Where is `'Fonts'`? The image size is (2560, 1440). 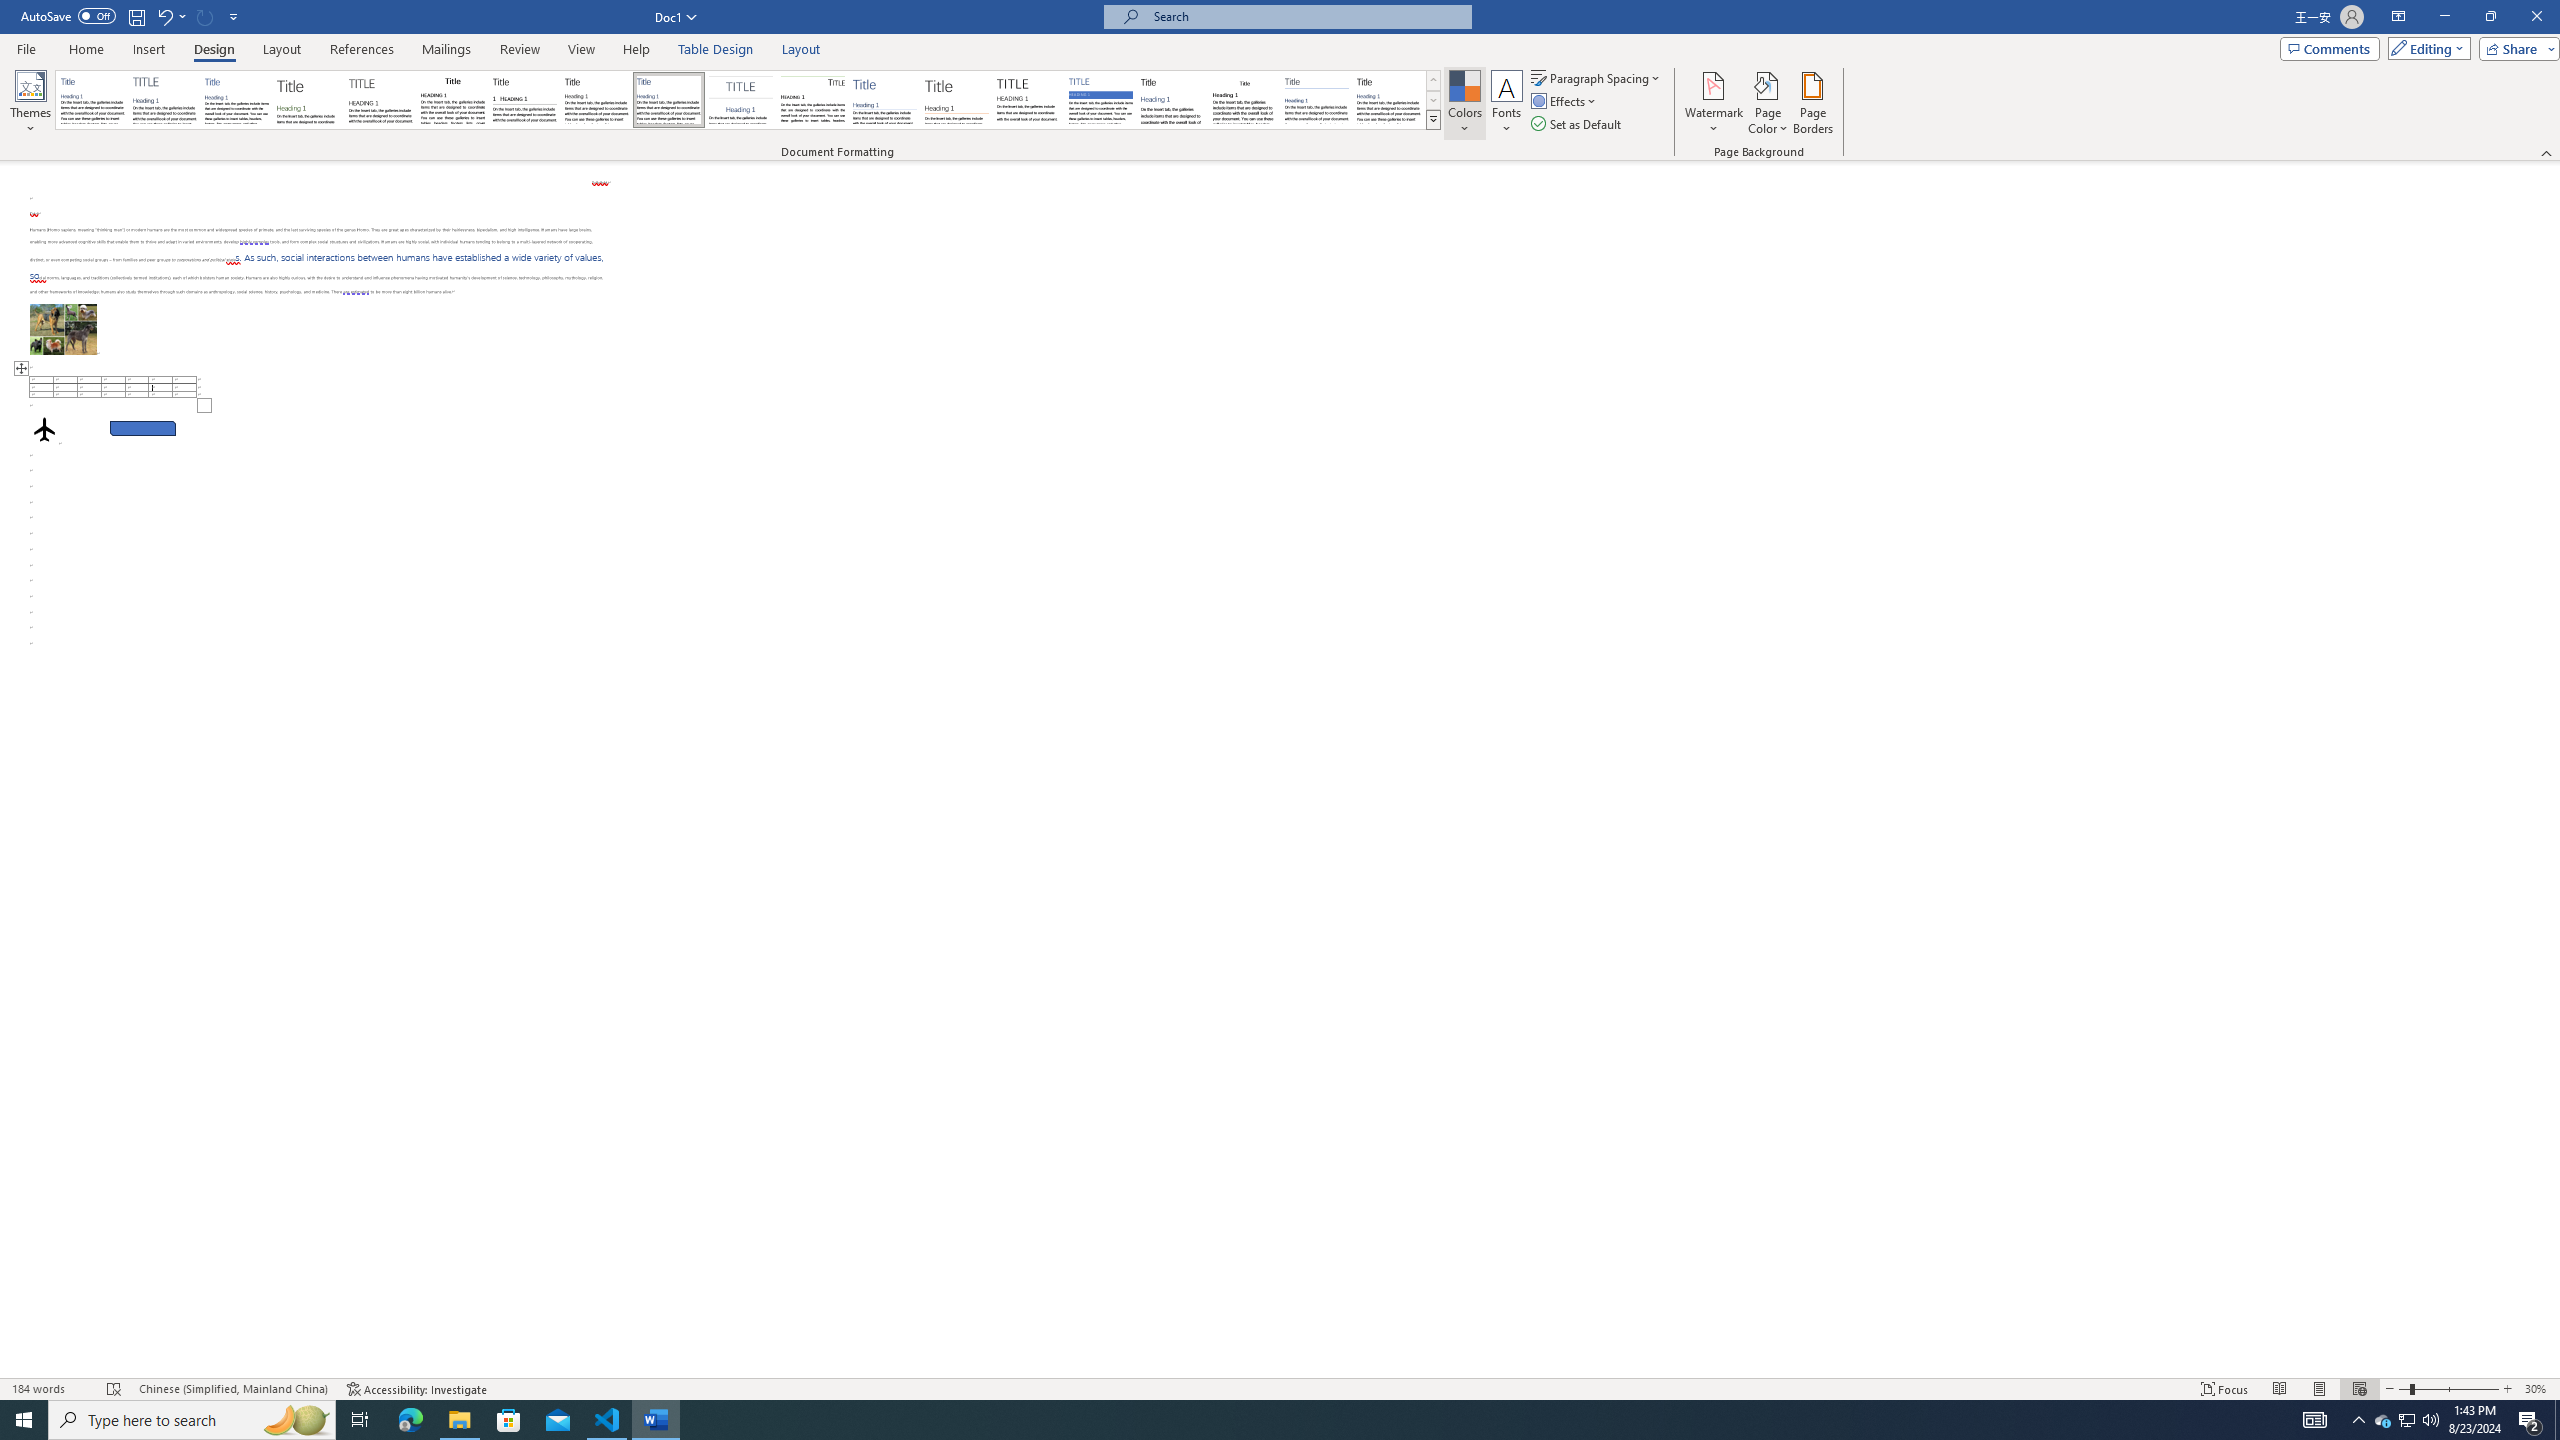 'Fonts' is located at coordinates (1505, 103).